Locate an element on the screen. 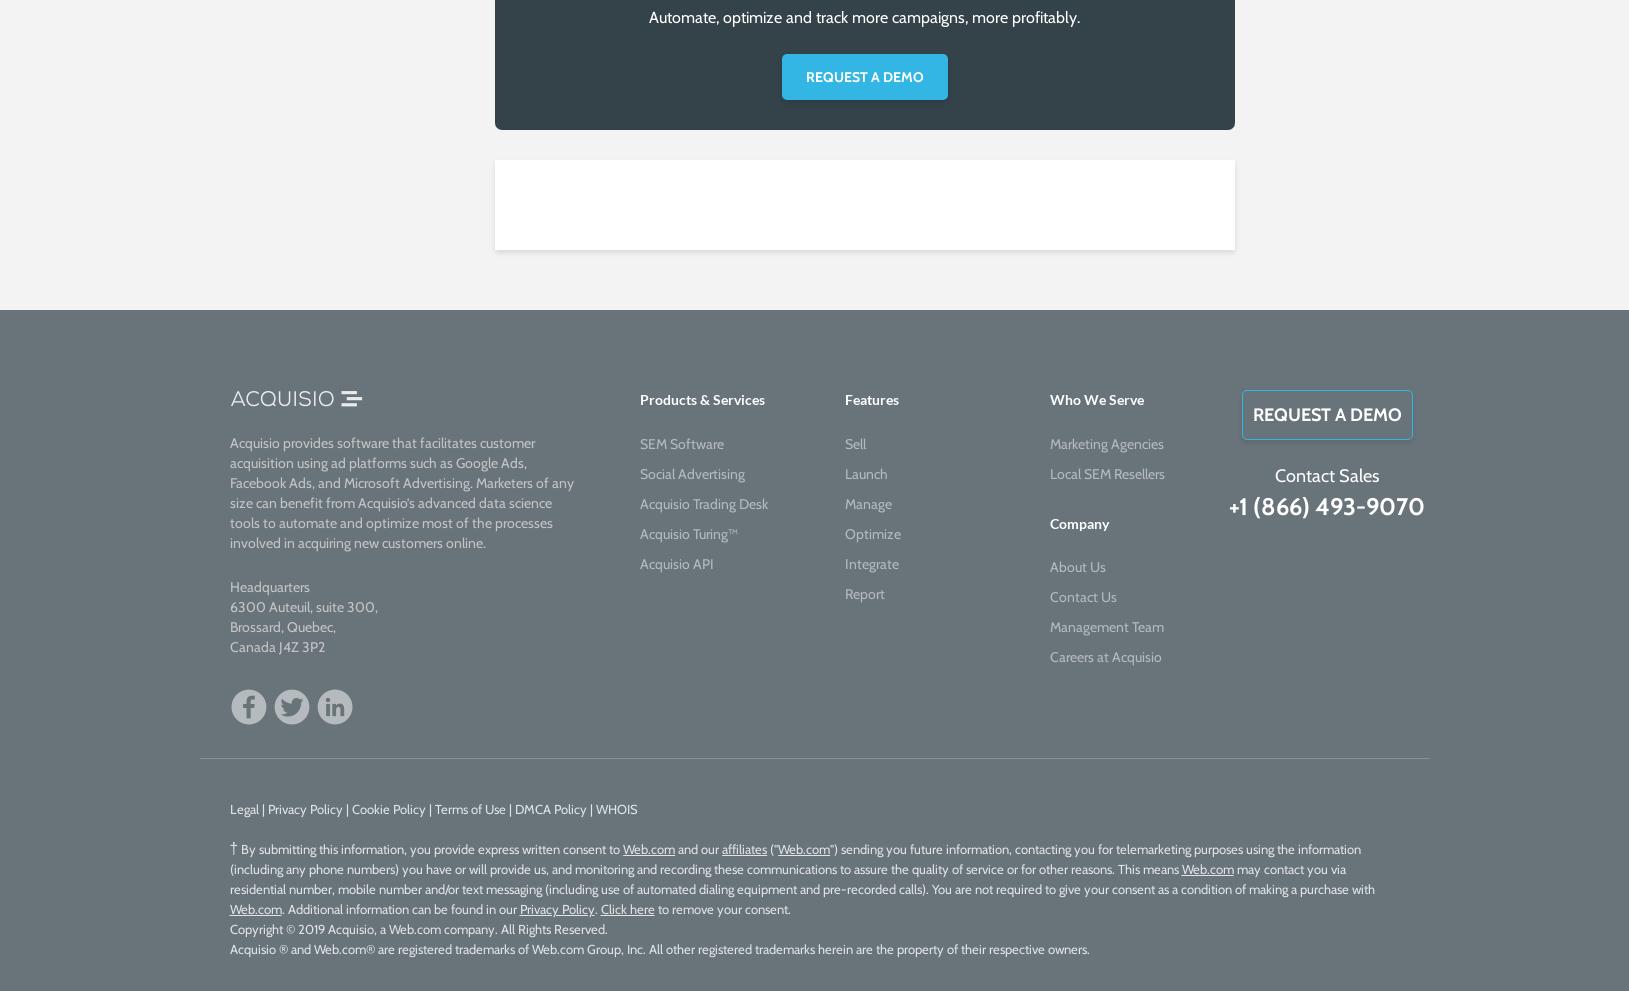  'By submitting this information, you provide express written consent to' is located at coordinates (429, 846).